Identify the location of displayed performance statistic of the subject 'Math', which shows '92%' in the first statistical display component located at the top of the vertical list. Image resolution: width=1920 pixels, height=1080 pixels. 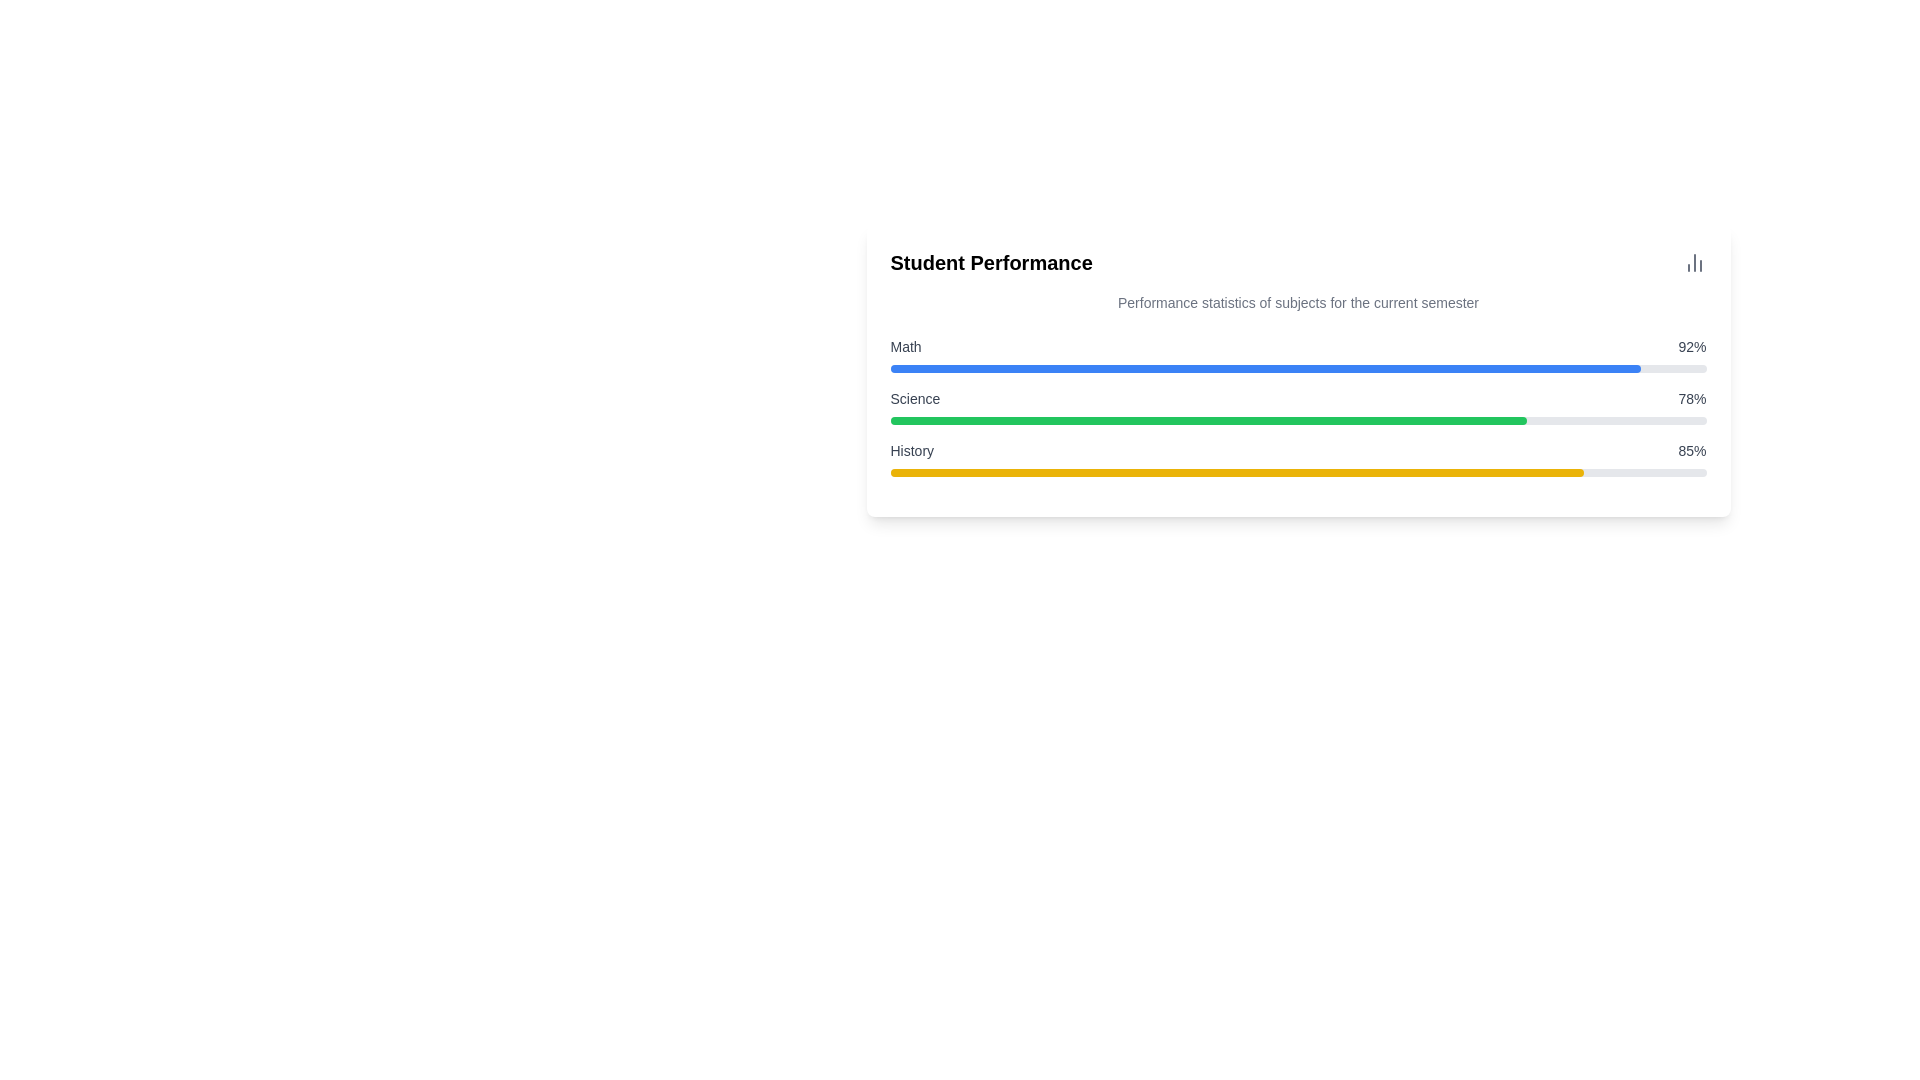
(1298, 346).